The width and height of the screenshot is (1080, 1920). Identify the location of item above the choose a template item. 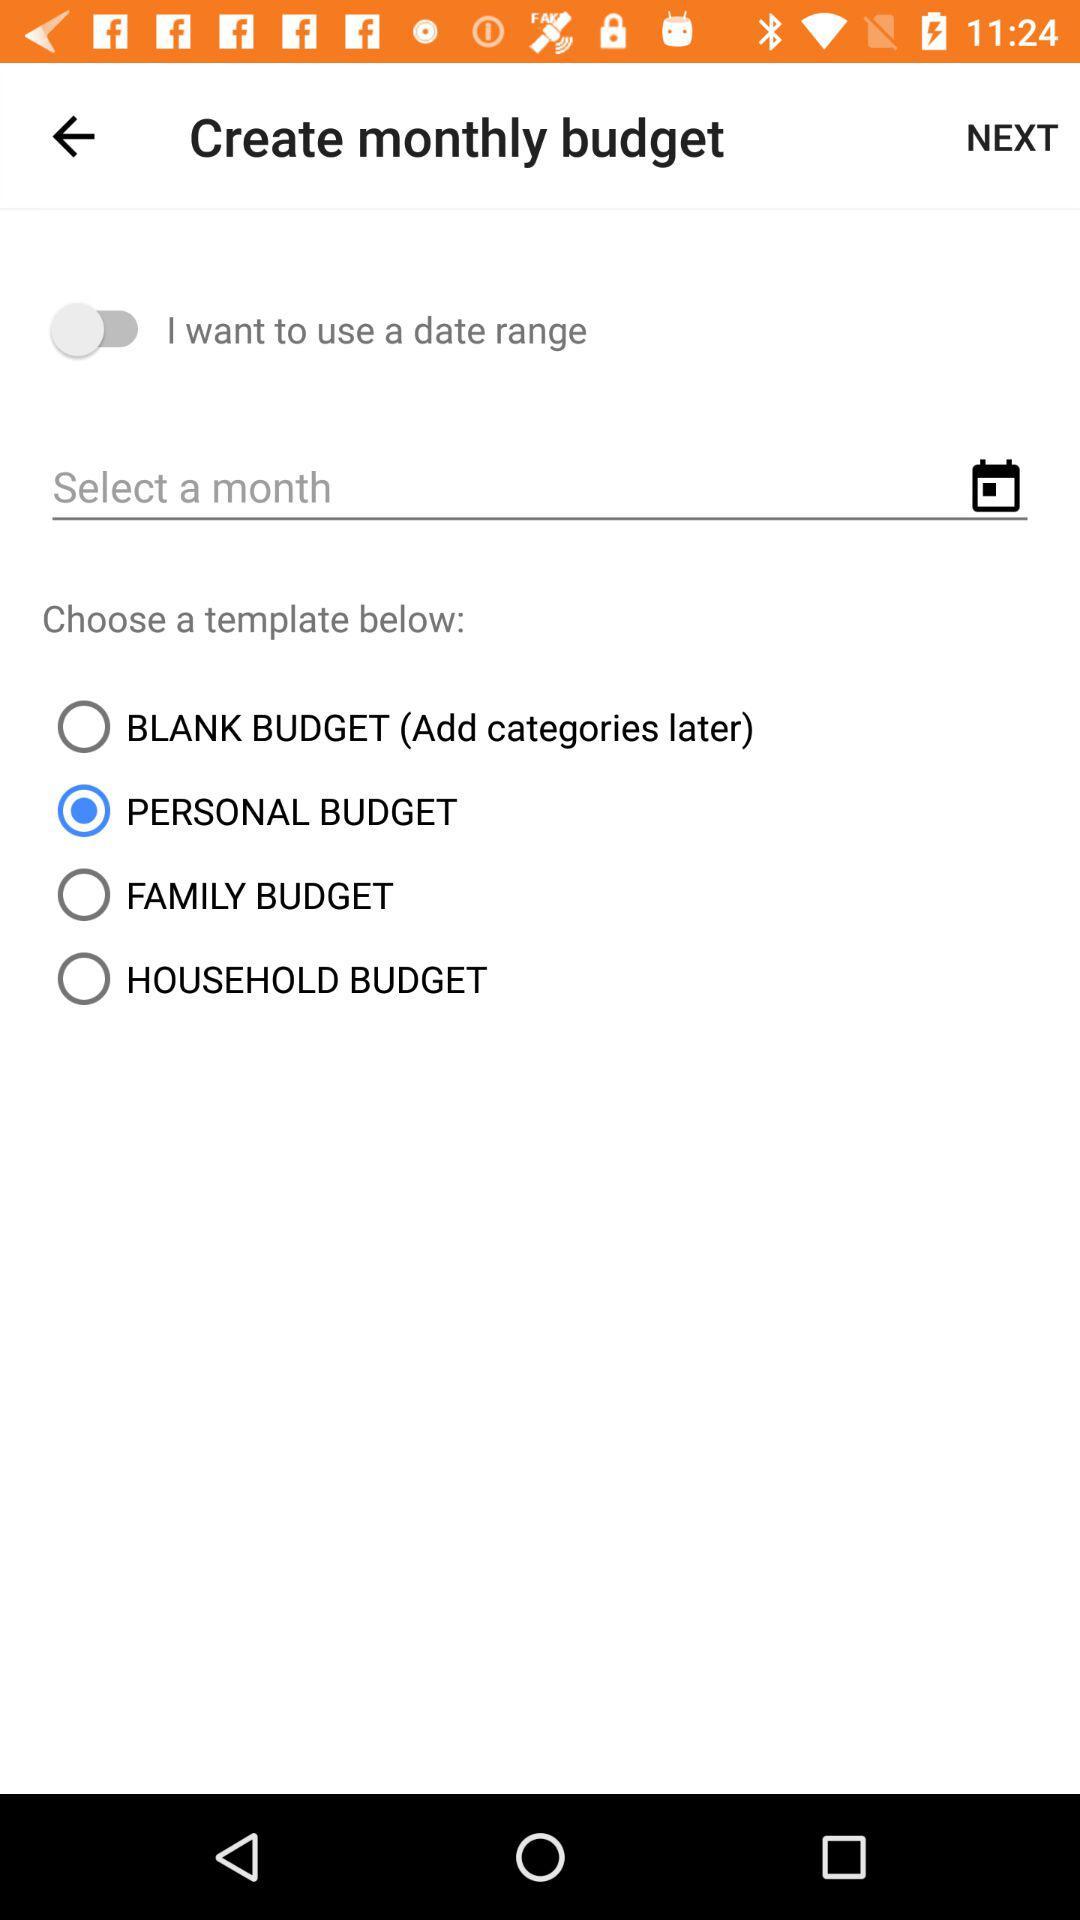
(540, 488).